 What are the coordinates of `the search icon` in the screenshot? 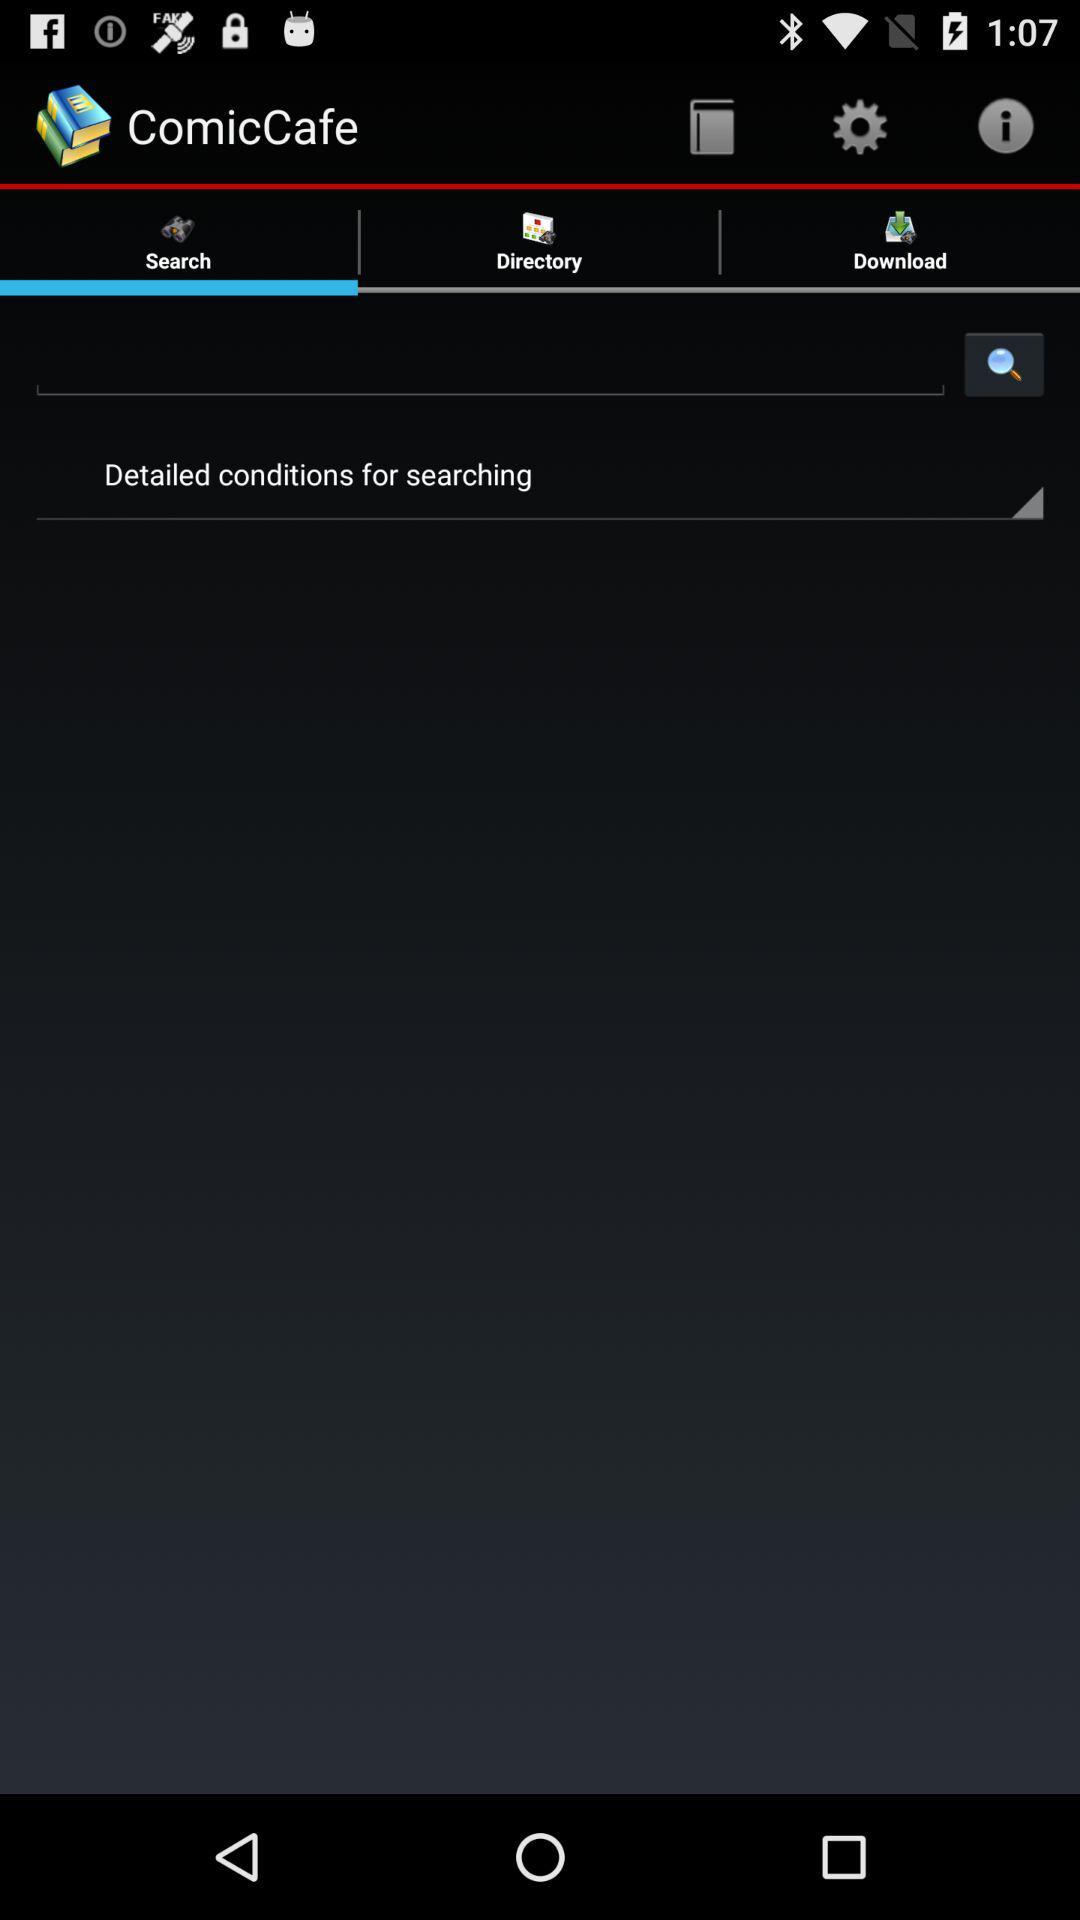 It's located at (1004, 389).